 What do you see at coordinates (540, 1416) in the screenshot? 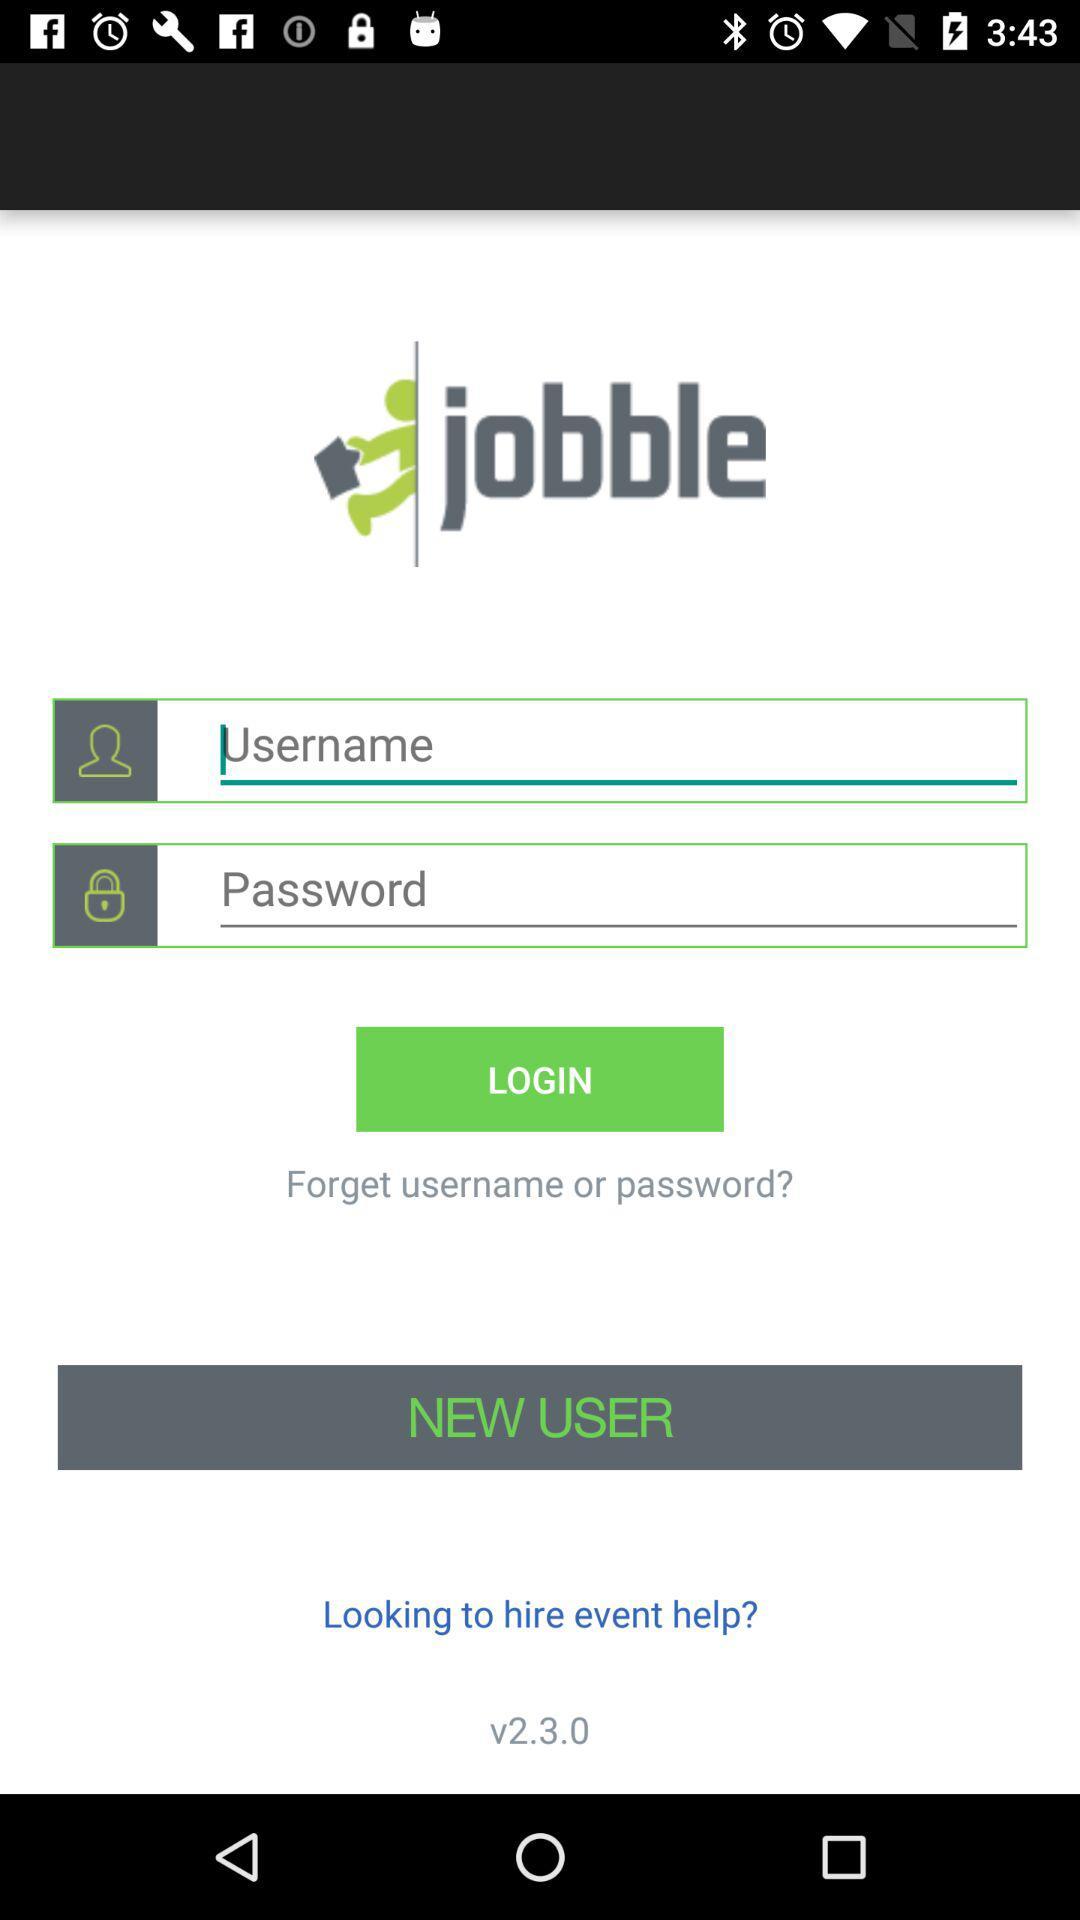
I see `new user item` at bounding box center [540, 1416].